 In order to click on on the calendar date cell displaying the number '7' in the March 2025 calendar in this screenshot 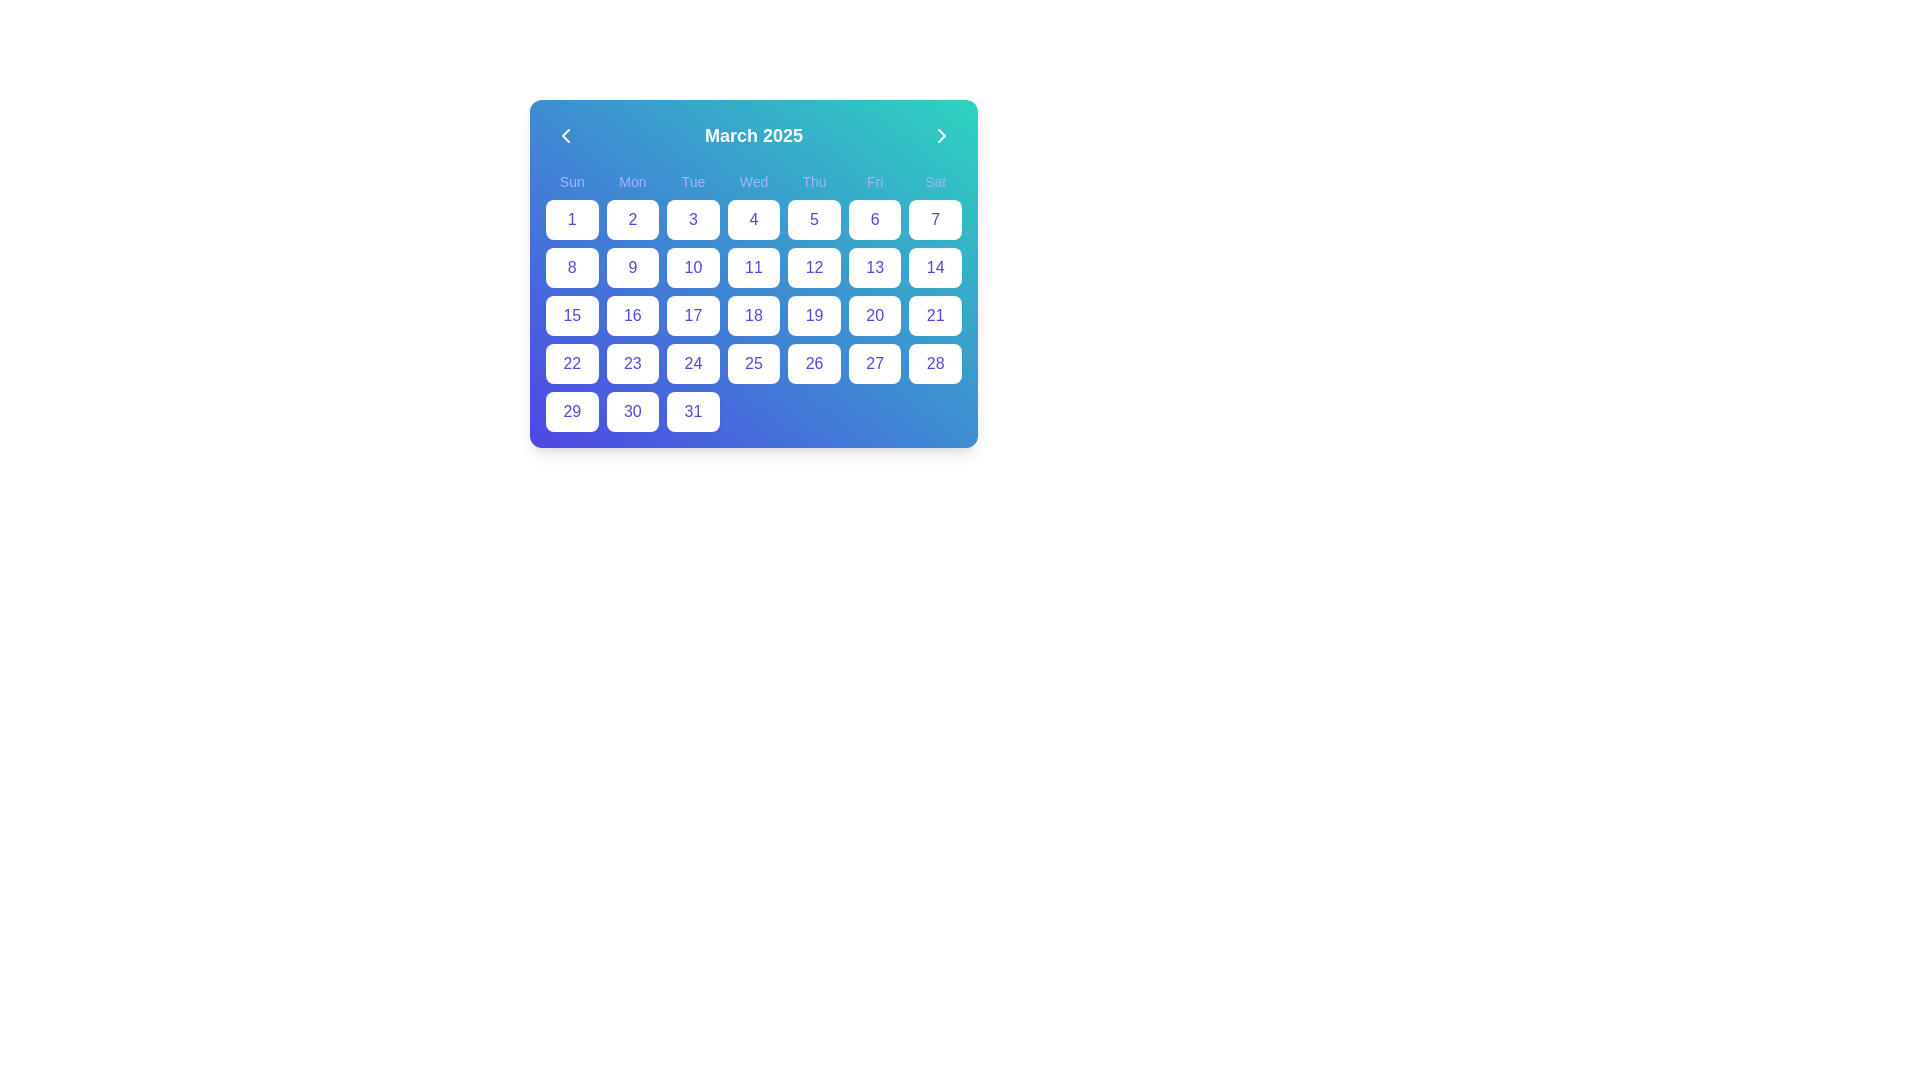, I will do `click(934, 219)`.